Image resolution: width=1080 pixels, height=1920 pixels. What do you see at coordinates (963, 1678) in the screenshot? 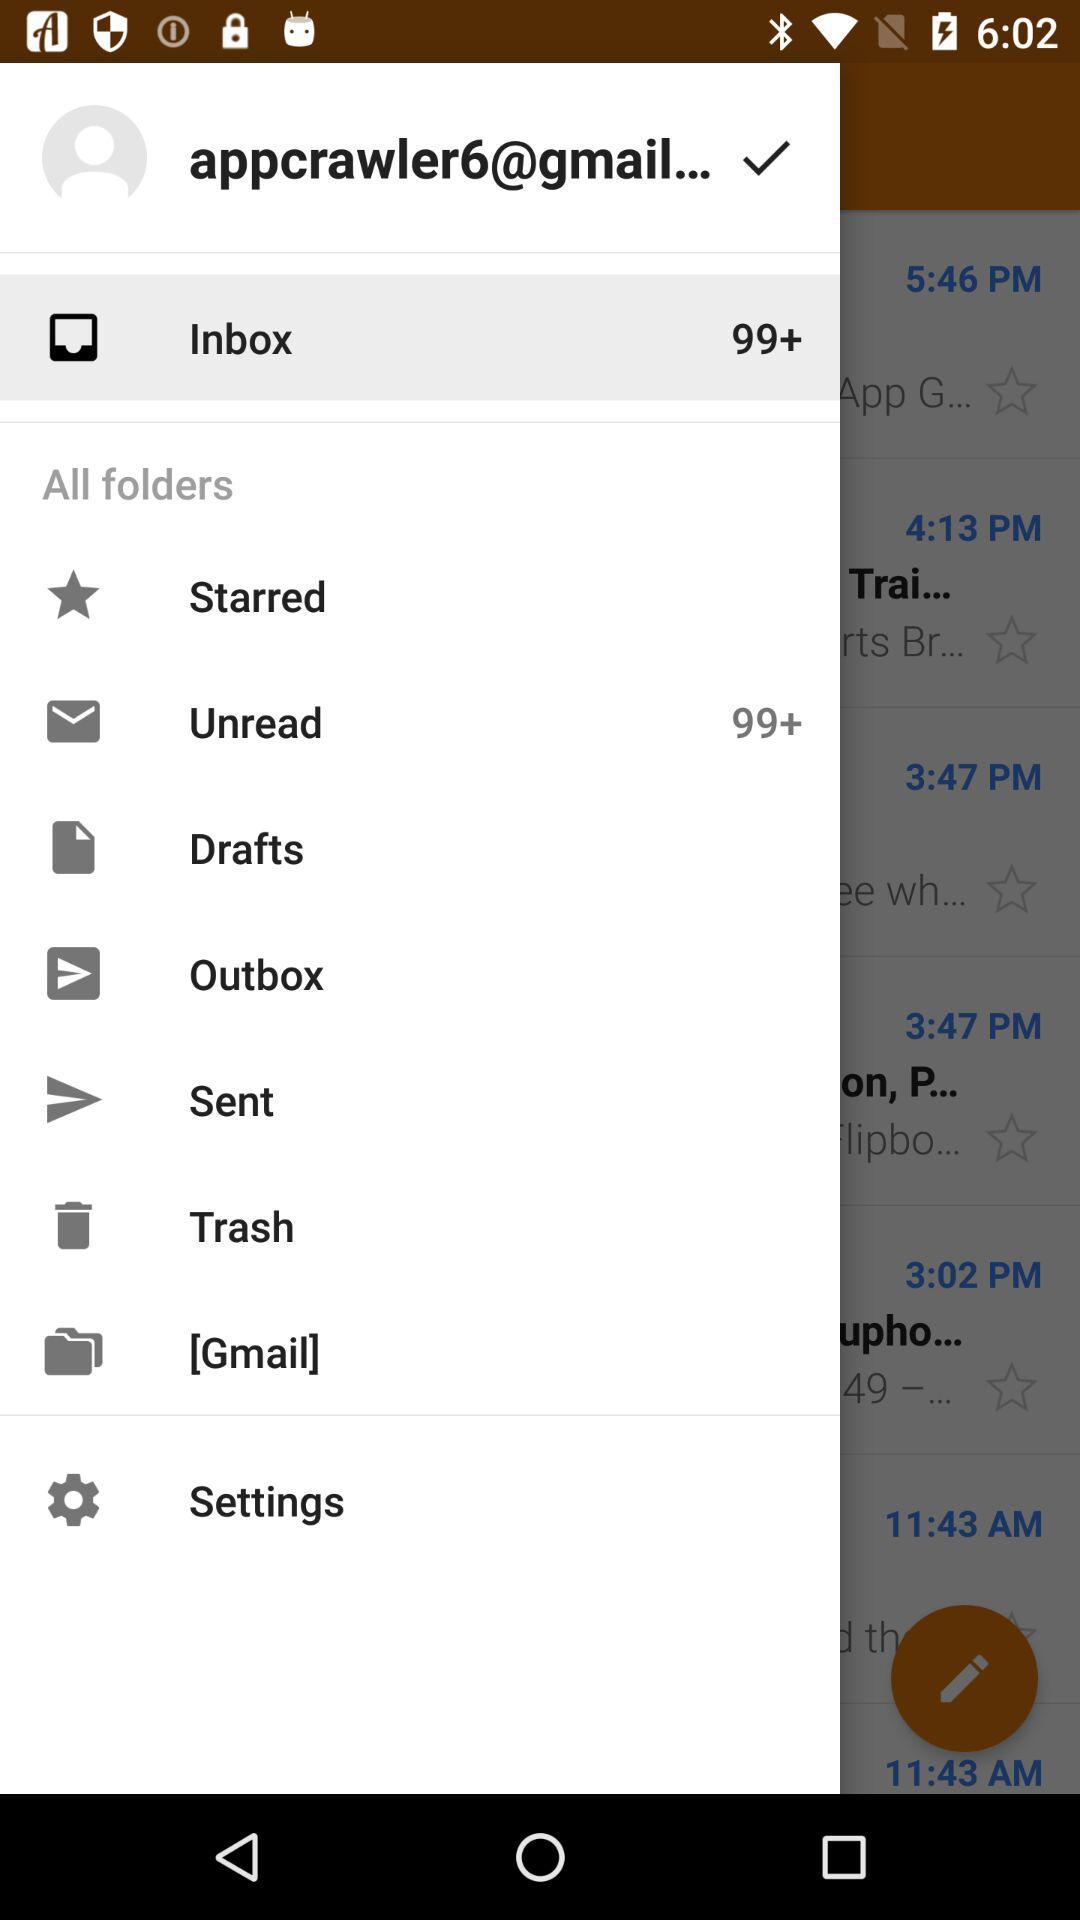
I see `the edit icon` at bounding box center [963, 1678].